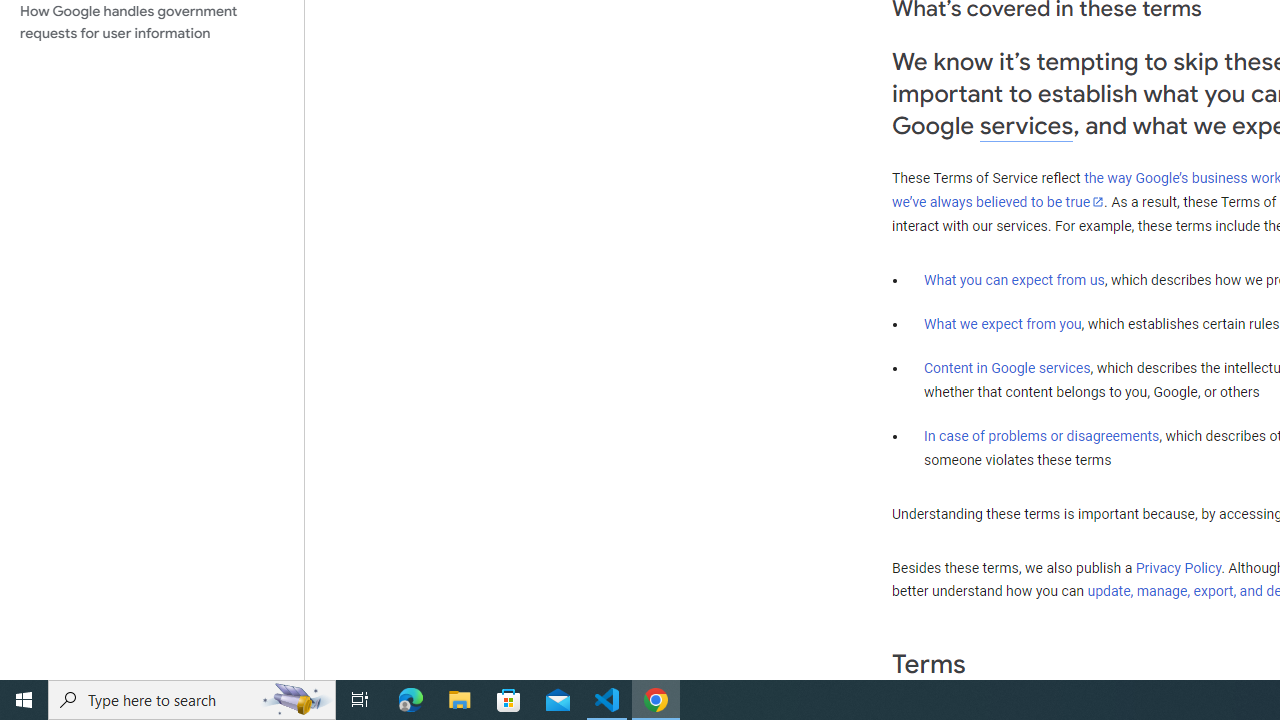 The image size is (1280, 720). What do you see at coordinates (1178, 567) in the screenshot?
I see `'Privacy Policy'` at bounding box center [1178, 567].